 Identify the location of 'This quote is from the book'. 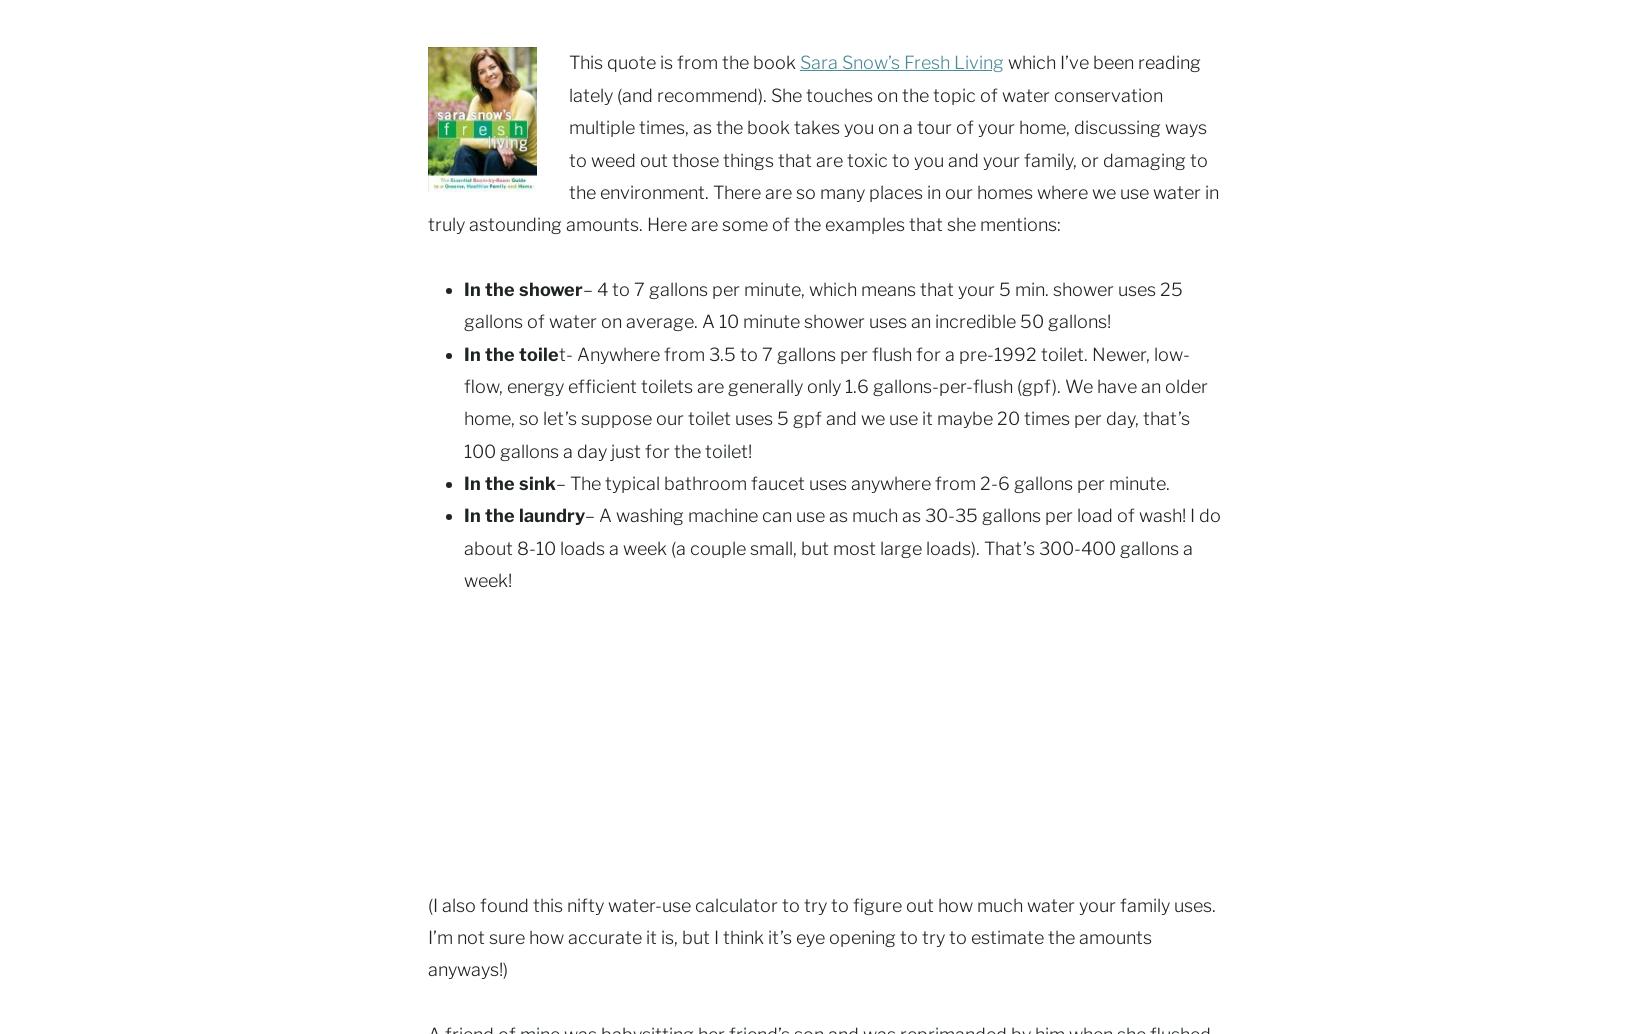
(683, 62).